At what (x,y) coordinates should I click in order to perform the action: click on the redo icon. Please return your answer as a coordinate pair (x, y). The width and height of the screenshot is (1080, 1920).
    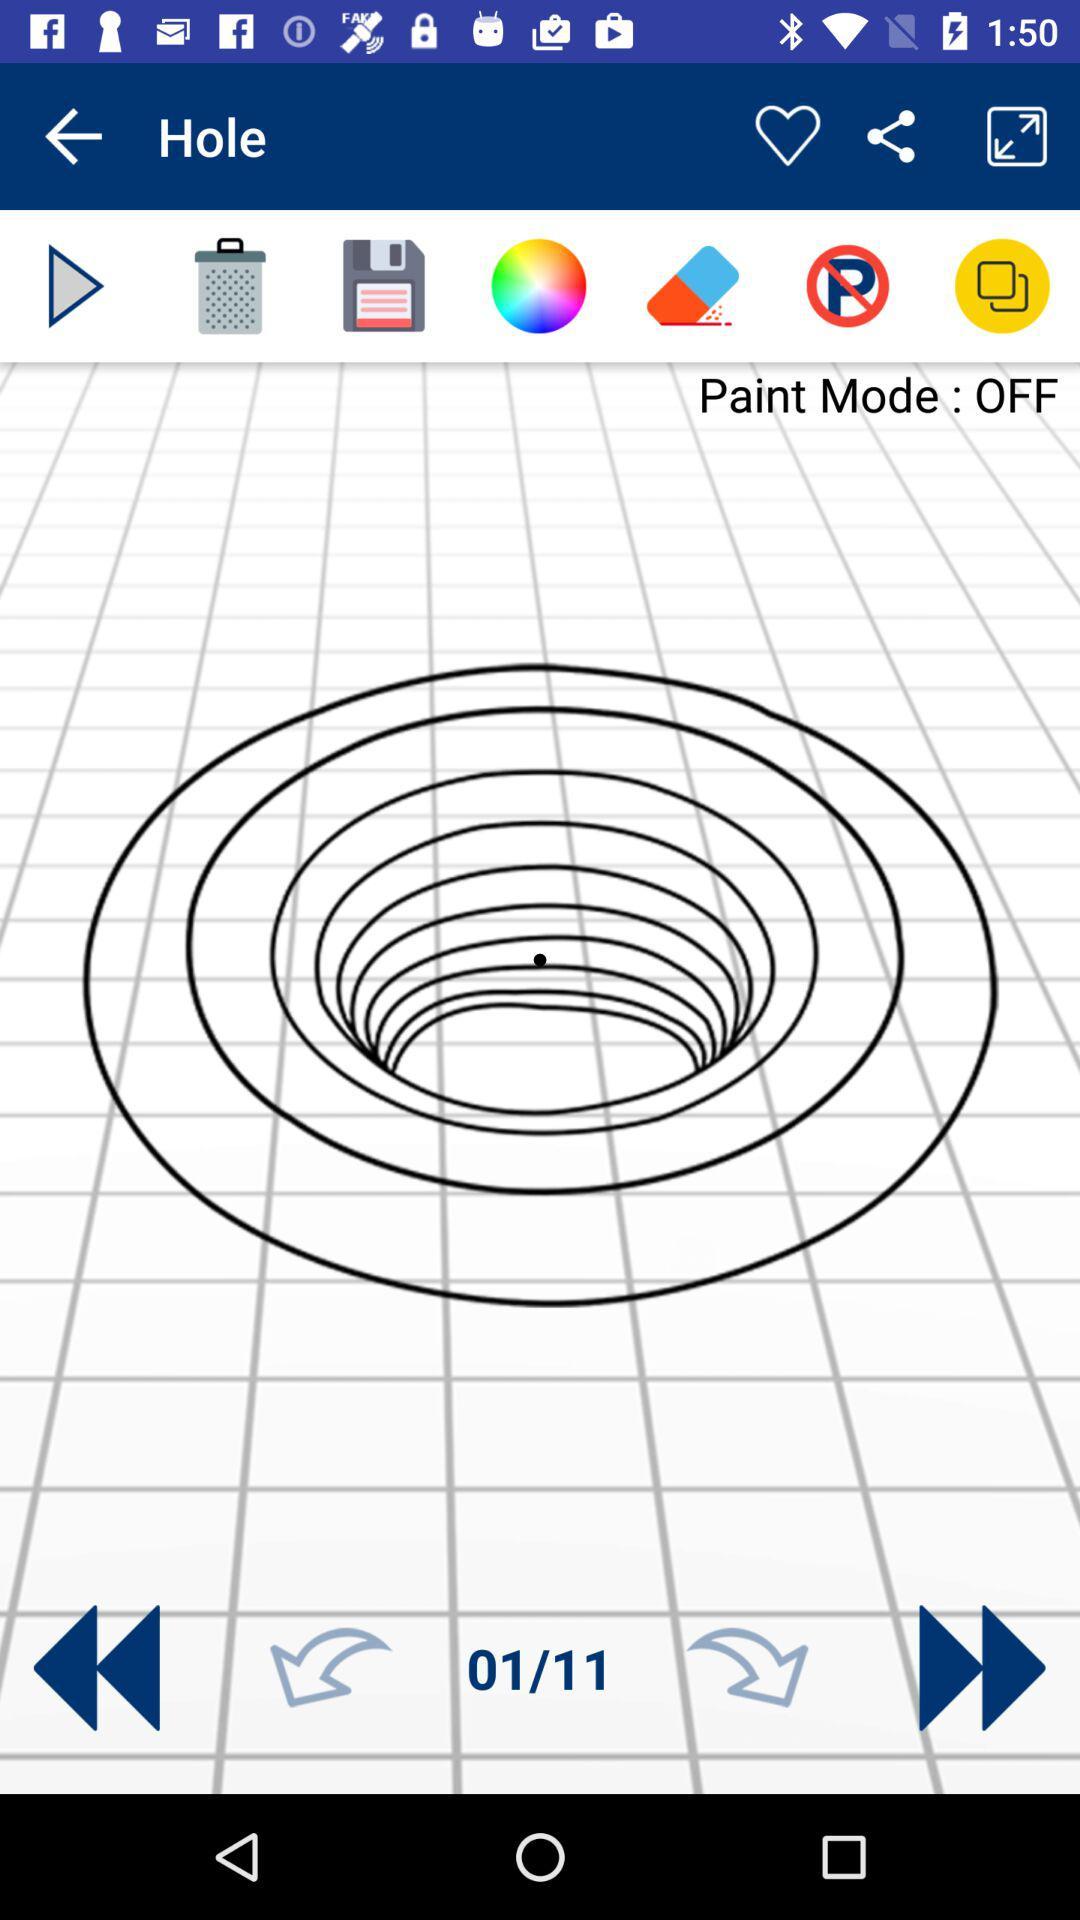
    Looking at the image, I should click on (747, 1668).